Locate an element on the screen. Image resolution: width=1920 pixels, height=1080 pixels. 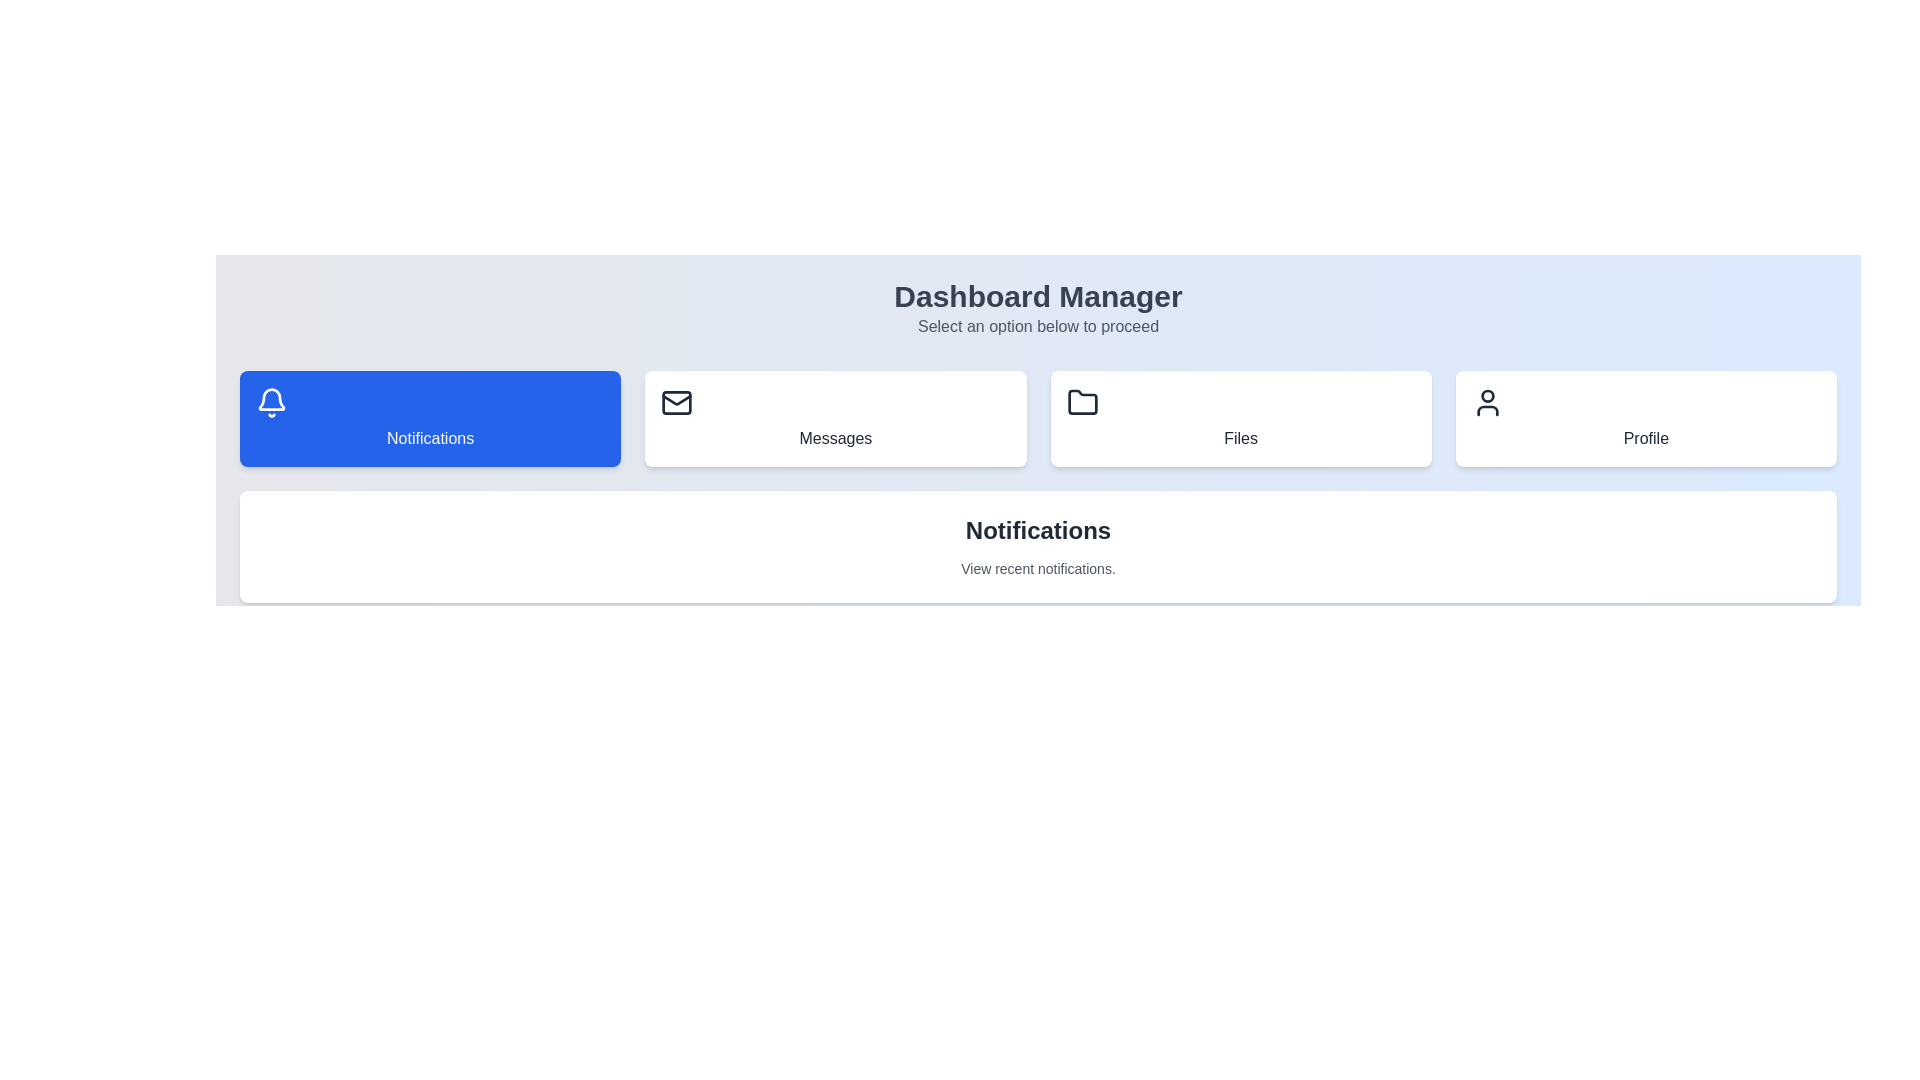
the 'Messages' card that contains the mail icon, which is the leftmost element in the horizontal grid is located at coordinates (677, 402).